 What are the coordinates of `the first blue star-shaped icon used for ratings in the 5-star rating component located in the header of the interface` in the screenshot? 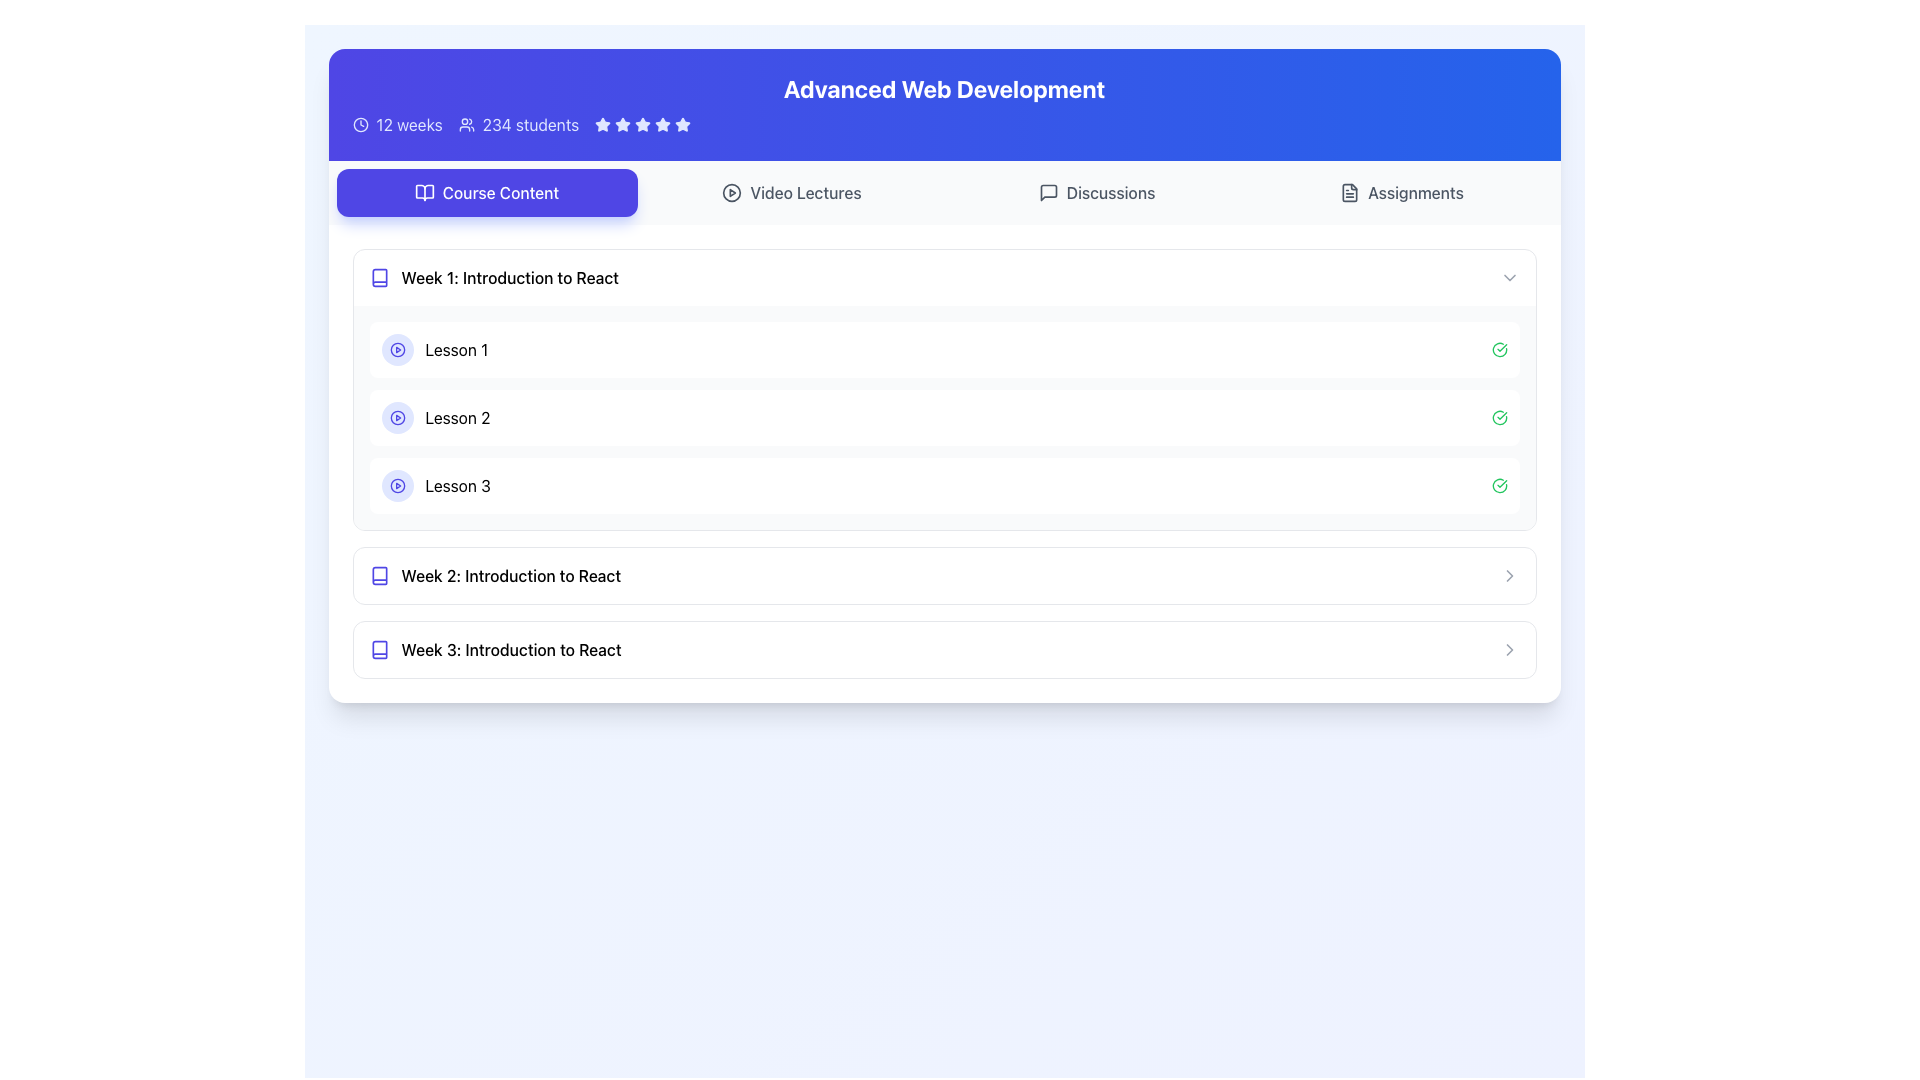 It's located at (602, 124).